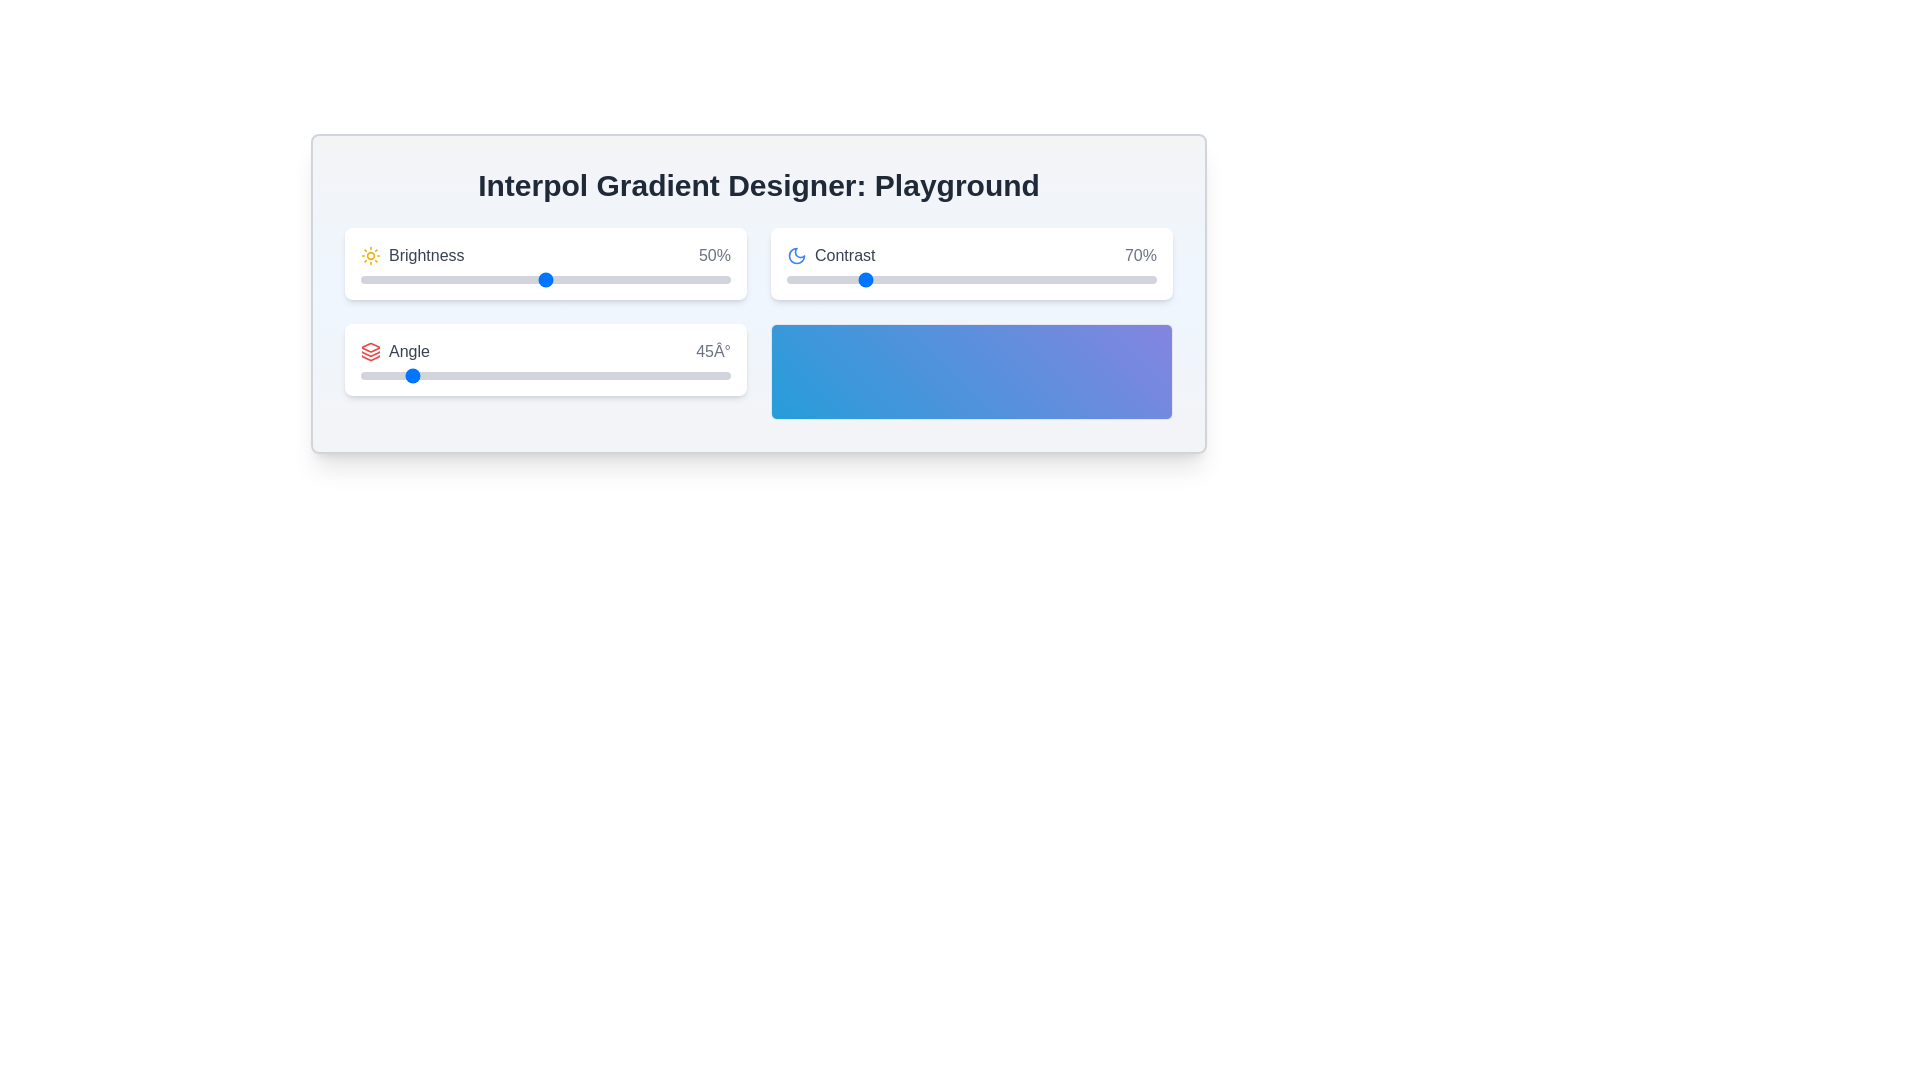 This screenshot has height=1080, width=1920. What do you see at coordinates (1048, 280) in the screenshot?
I see `the contrast level` at bounding box center [1048, 280].